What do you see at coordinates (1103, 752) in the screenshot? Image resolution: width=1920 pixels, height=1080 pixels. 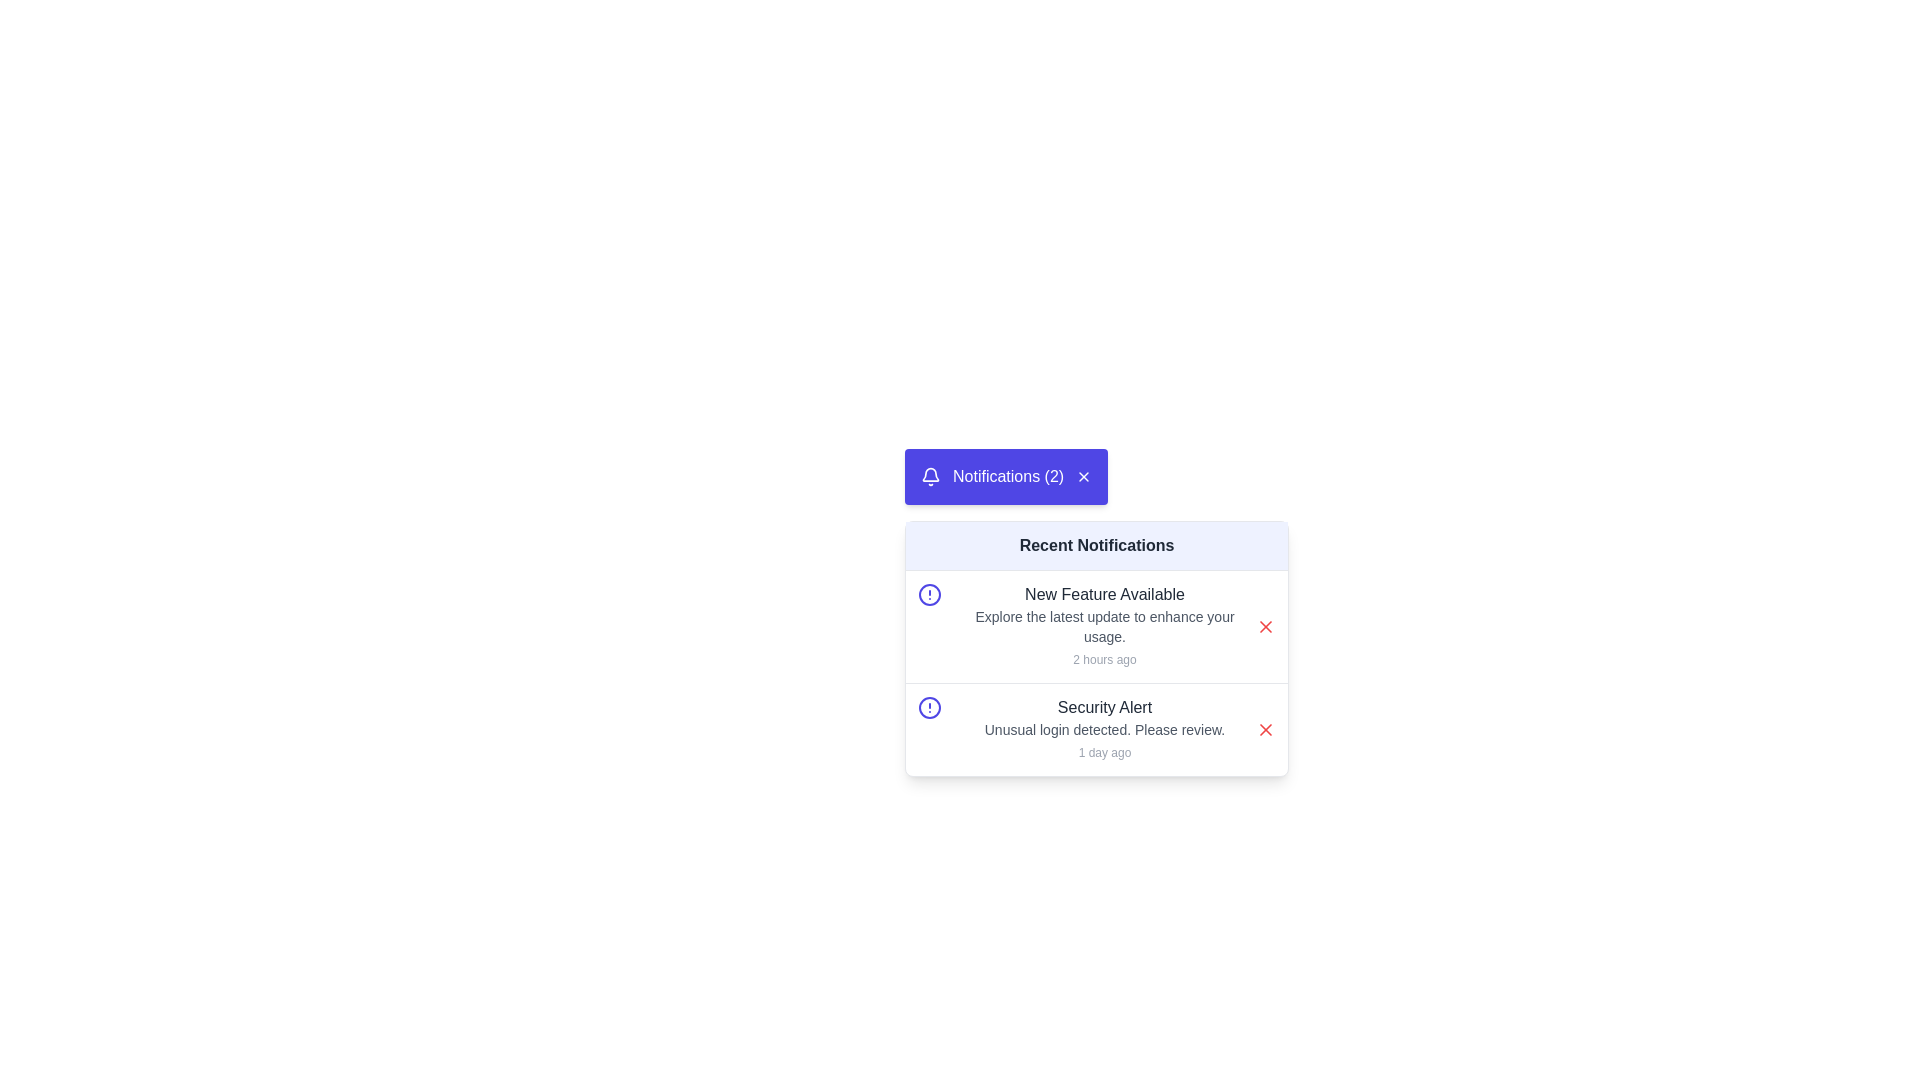 I see `the text label indicating the timestamp or time elapsed since the notification was issued, located below the 'Unusual login detected. Please review.' message in the second notification item` at bounding box center [1103, 752].